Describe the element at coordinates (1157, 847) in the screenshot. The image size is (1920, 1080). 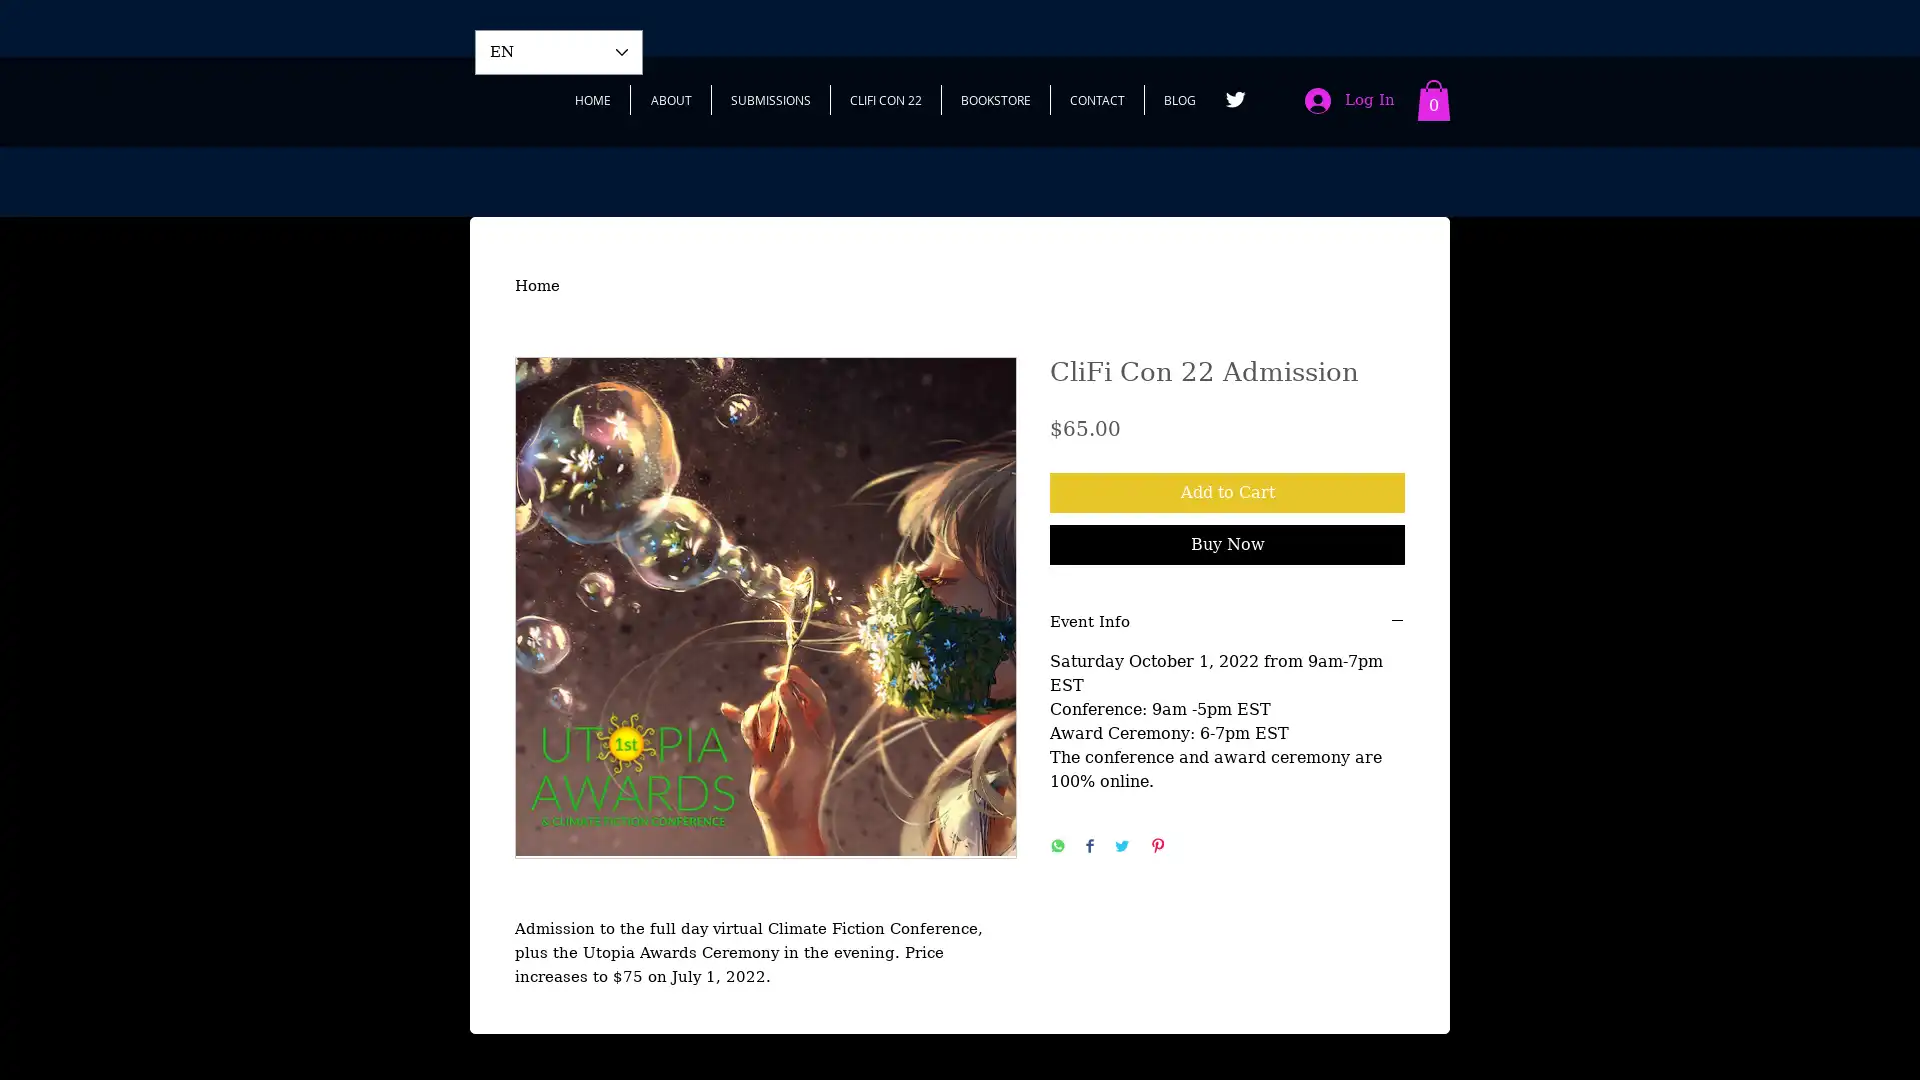
I see `Pin on Pinterest` at that location.